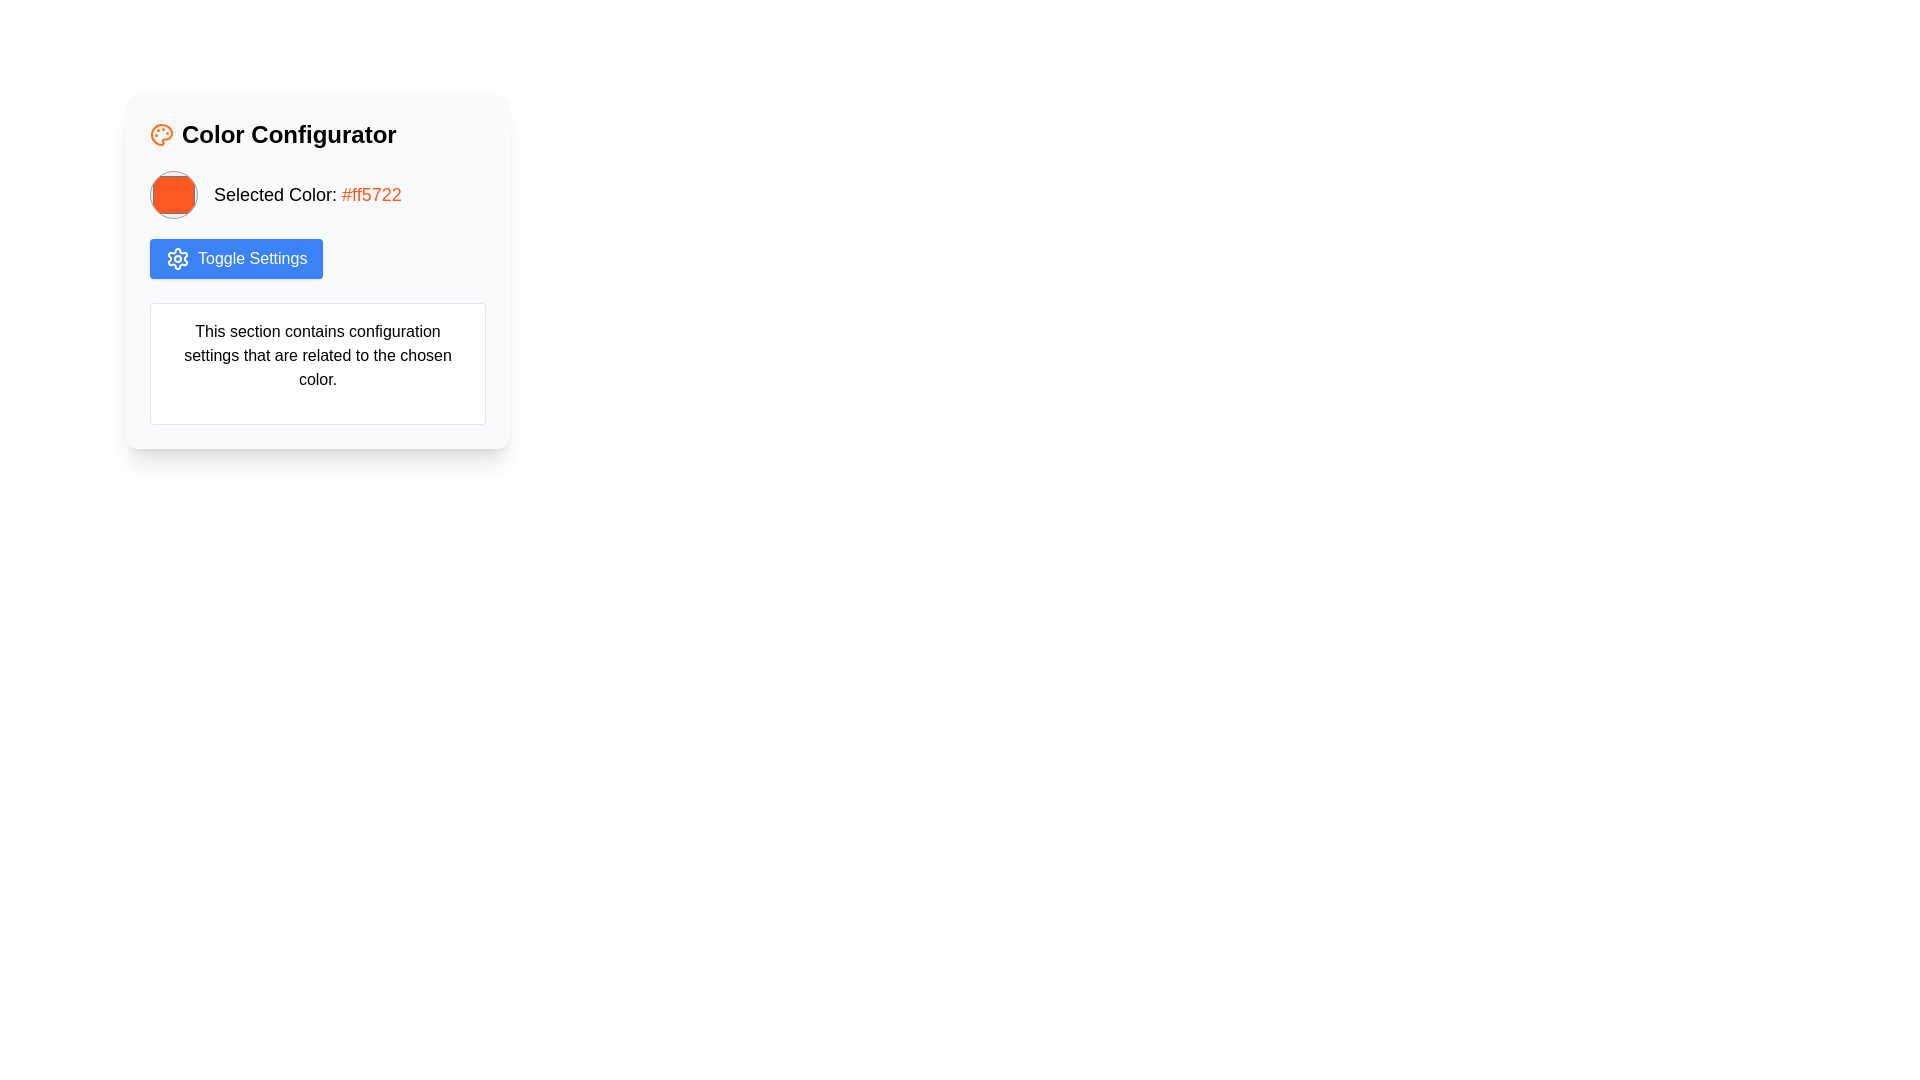 The width and height of the screenshot is (1920, 1080). Describe the element at coordinates (173, 195) in the screenshot. I see `the circular orange Color Picker Swatch located in the top-left section of the 'Color Configurator' box` at that location.